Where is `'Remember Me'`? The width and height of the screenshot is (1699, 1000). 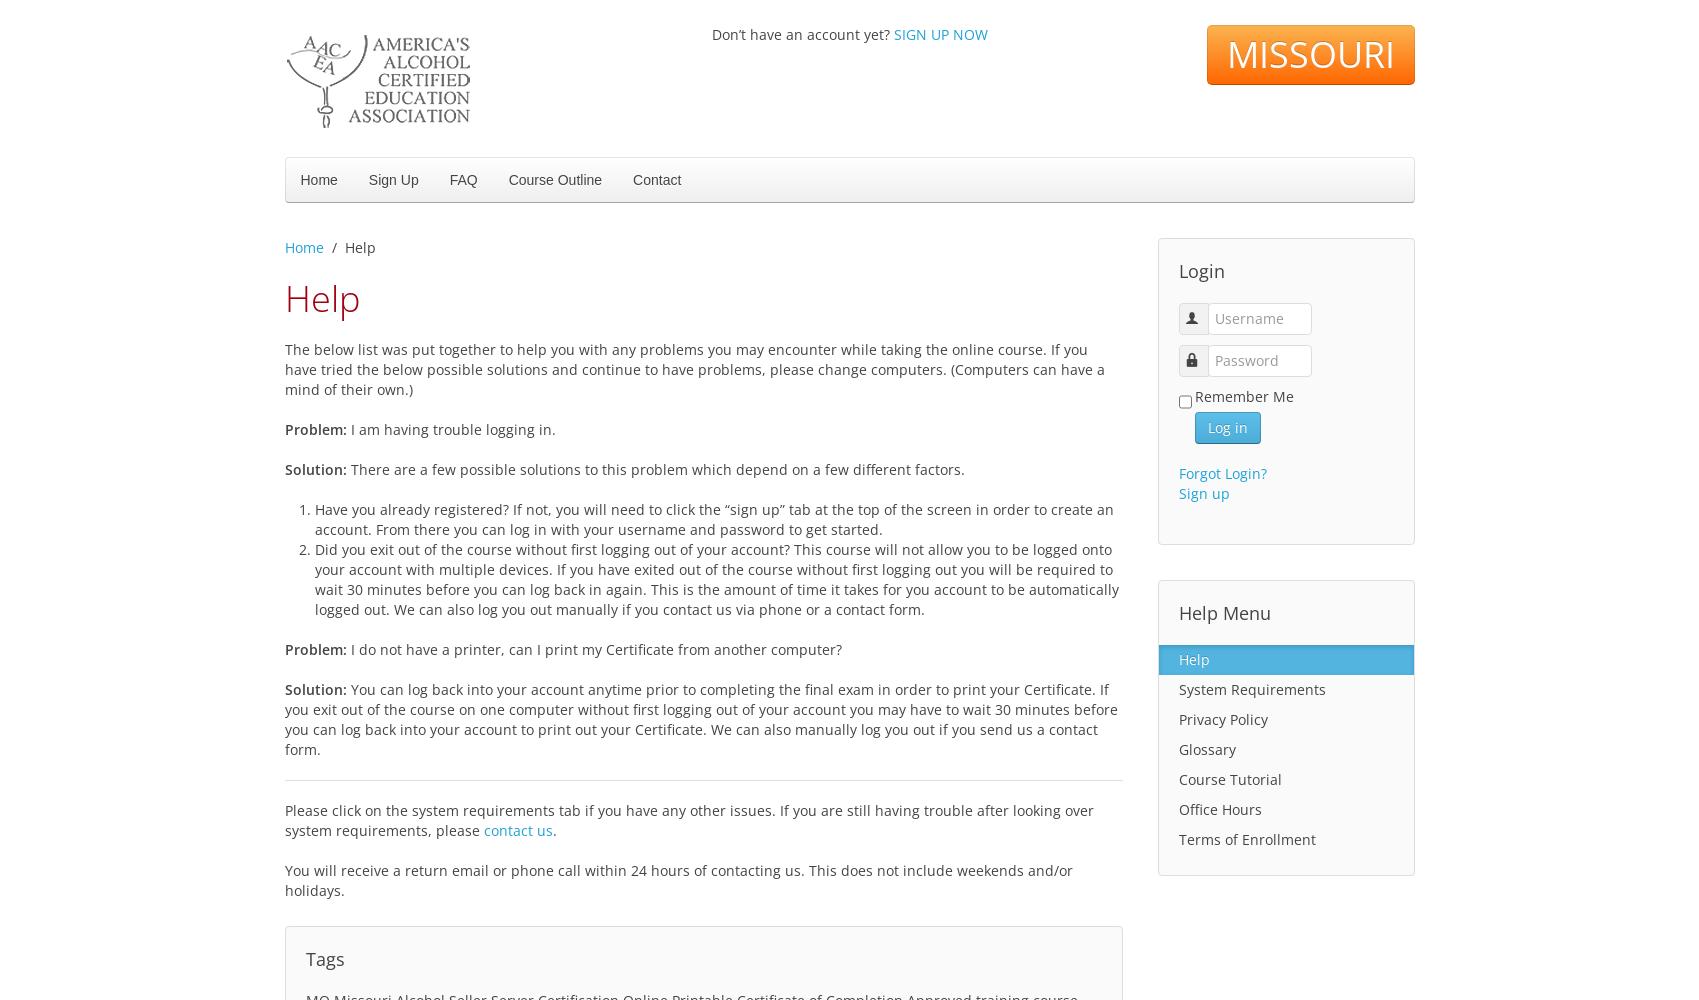 'Remember Me' is located at coordinates (1195, 396).